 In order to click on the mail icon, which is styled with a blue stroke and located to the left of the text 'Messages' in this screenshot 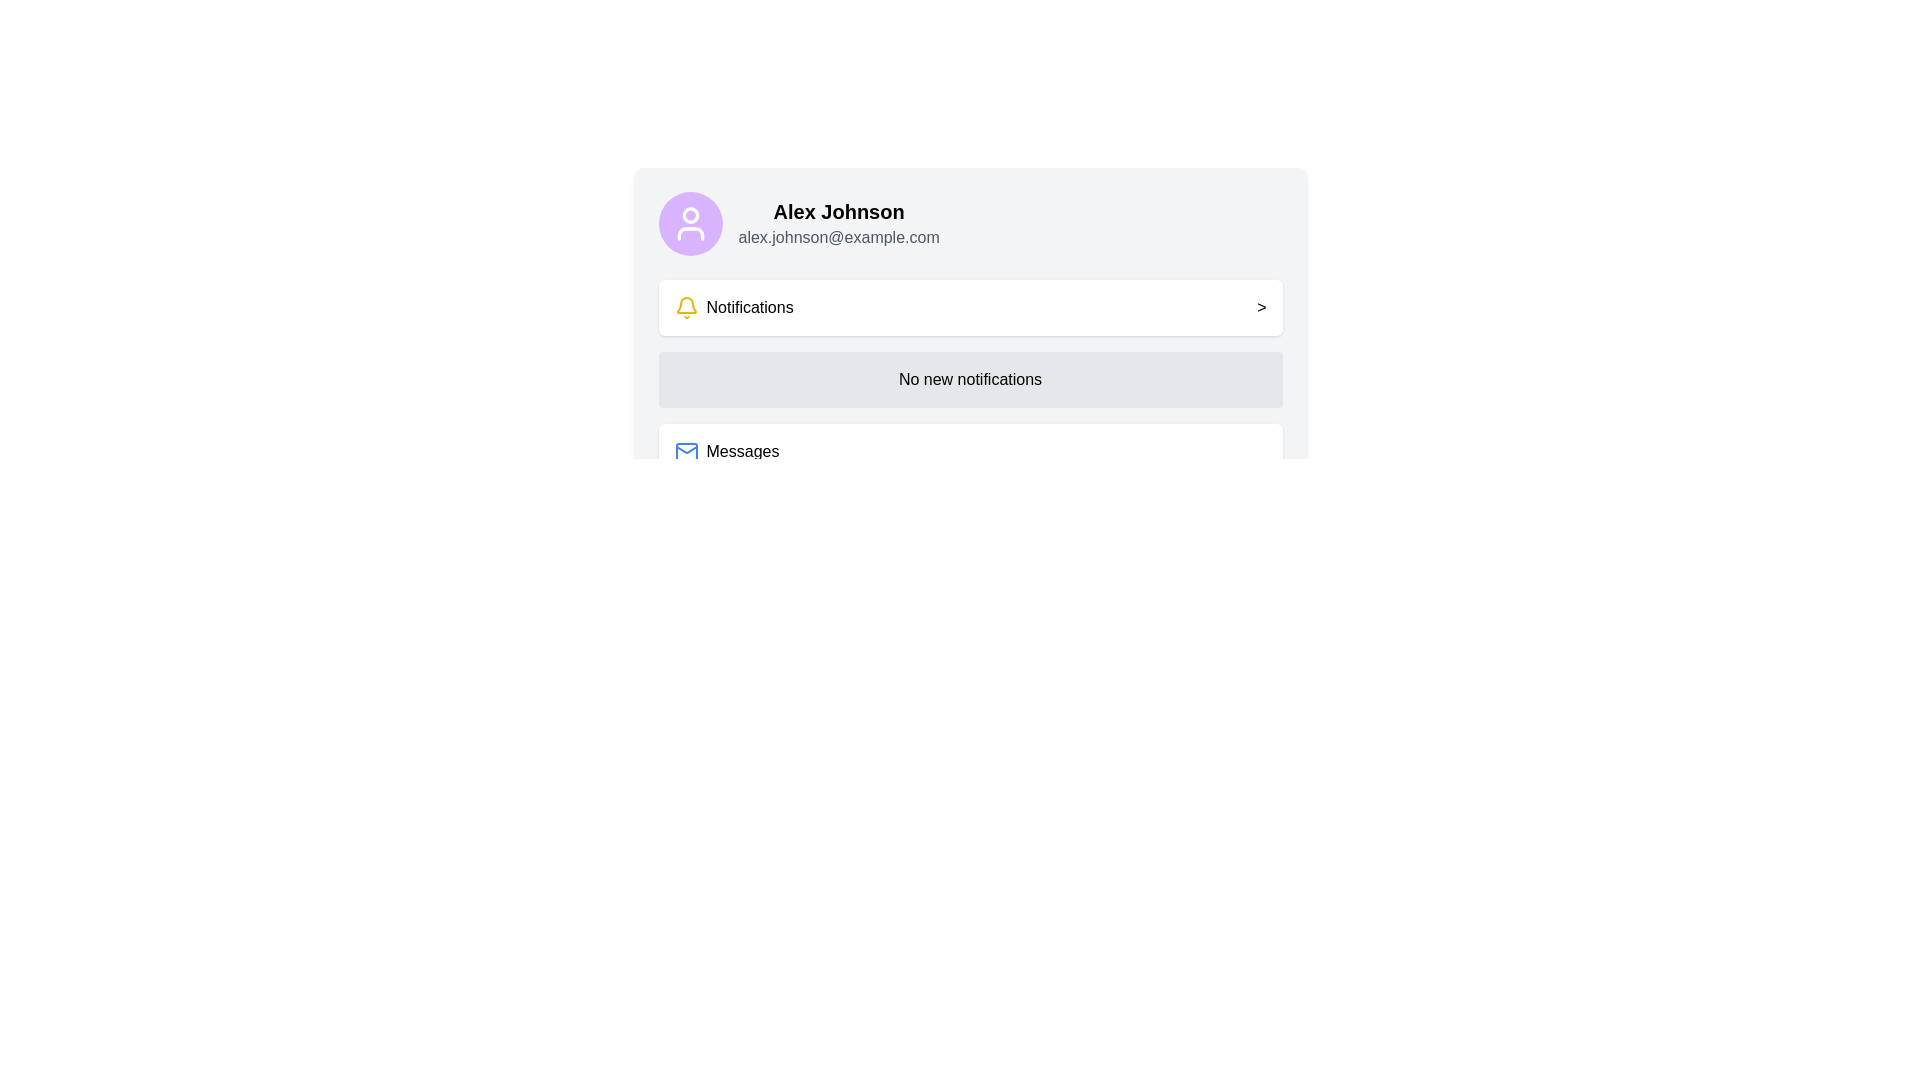, I will do `click(686, 451)`.